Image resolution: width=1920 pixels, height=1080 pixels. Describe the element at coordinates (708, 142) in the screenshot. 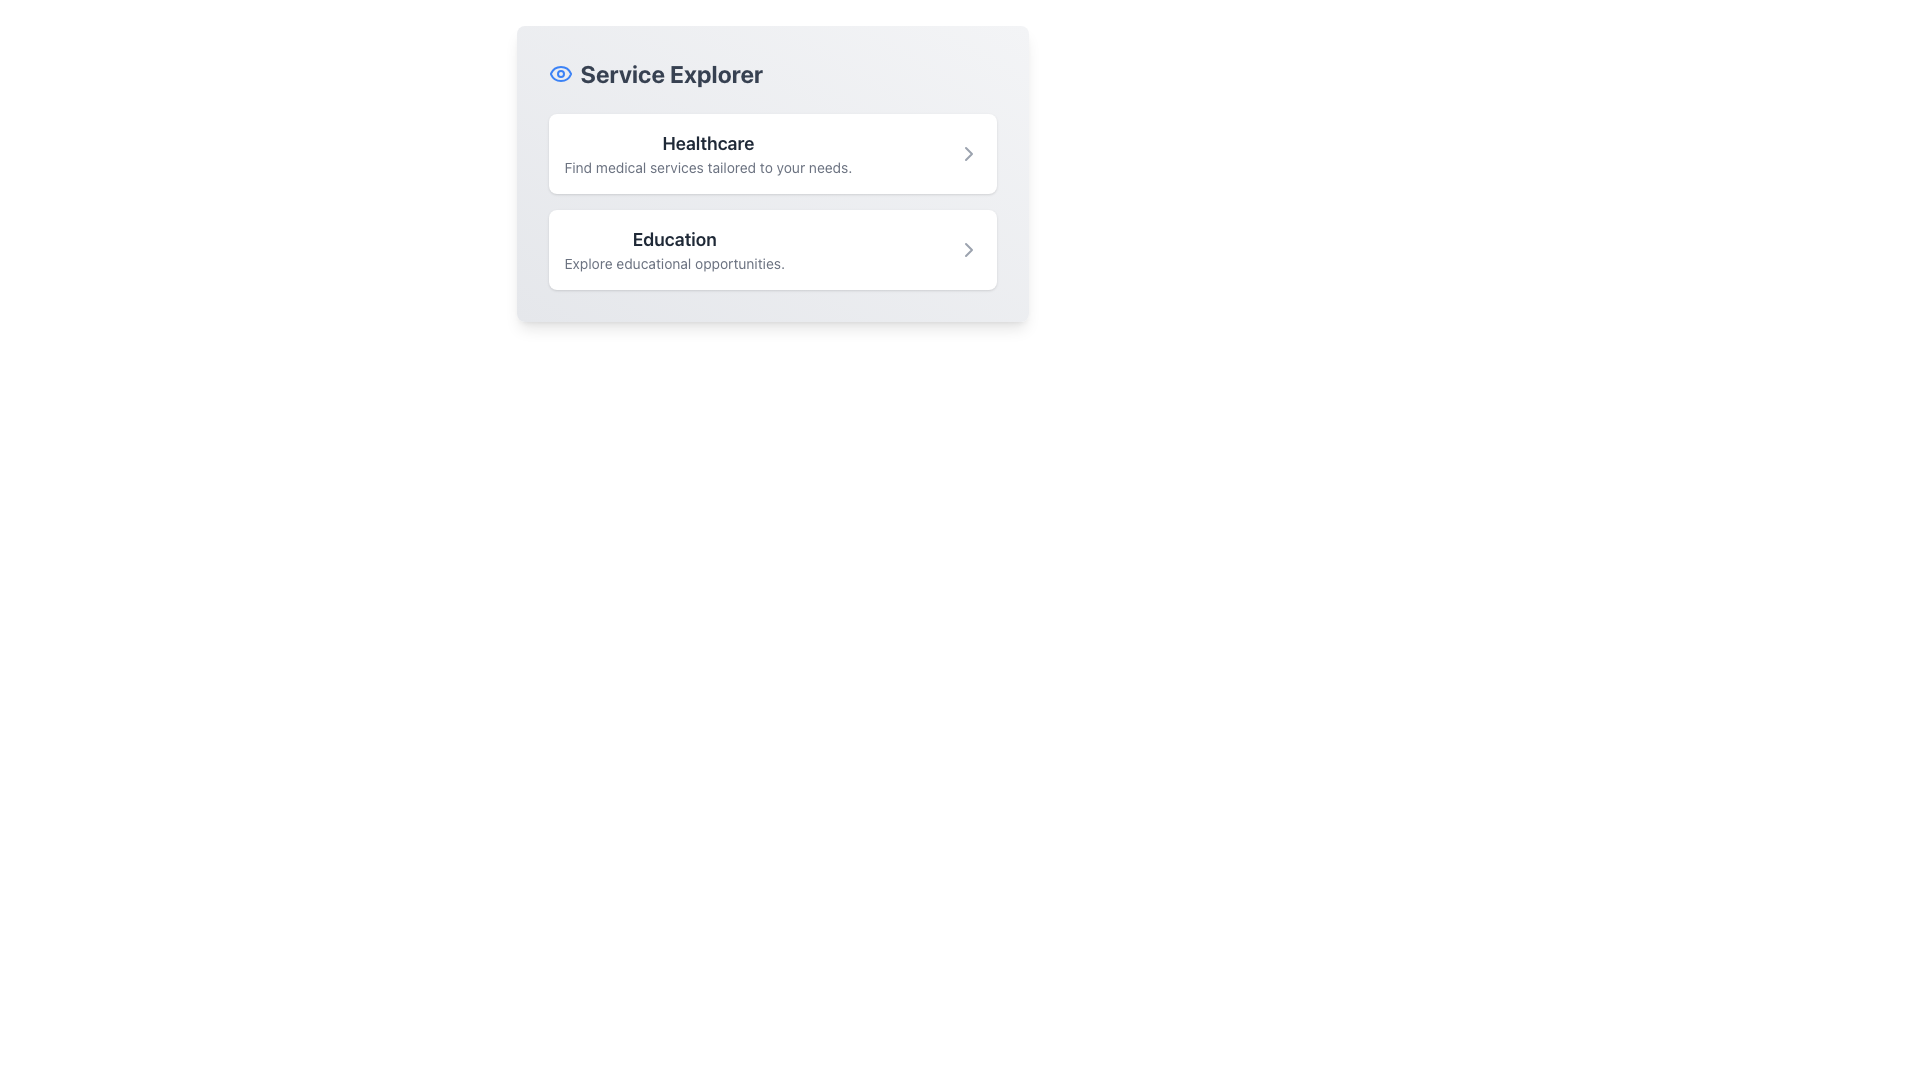

I see `the header text label for healthcare services` at that location.